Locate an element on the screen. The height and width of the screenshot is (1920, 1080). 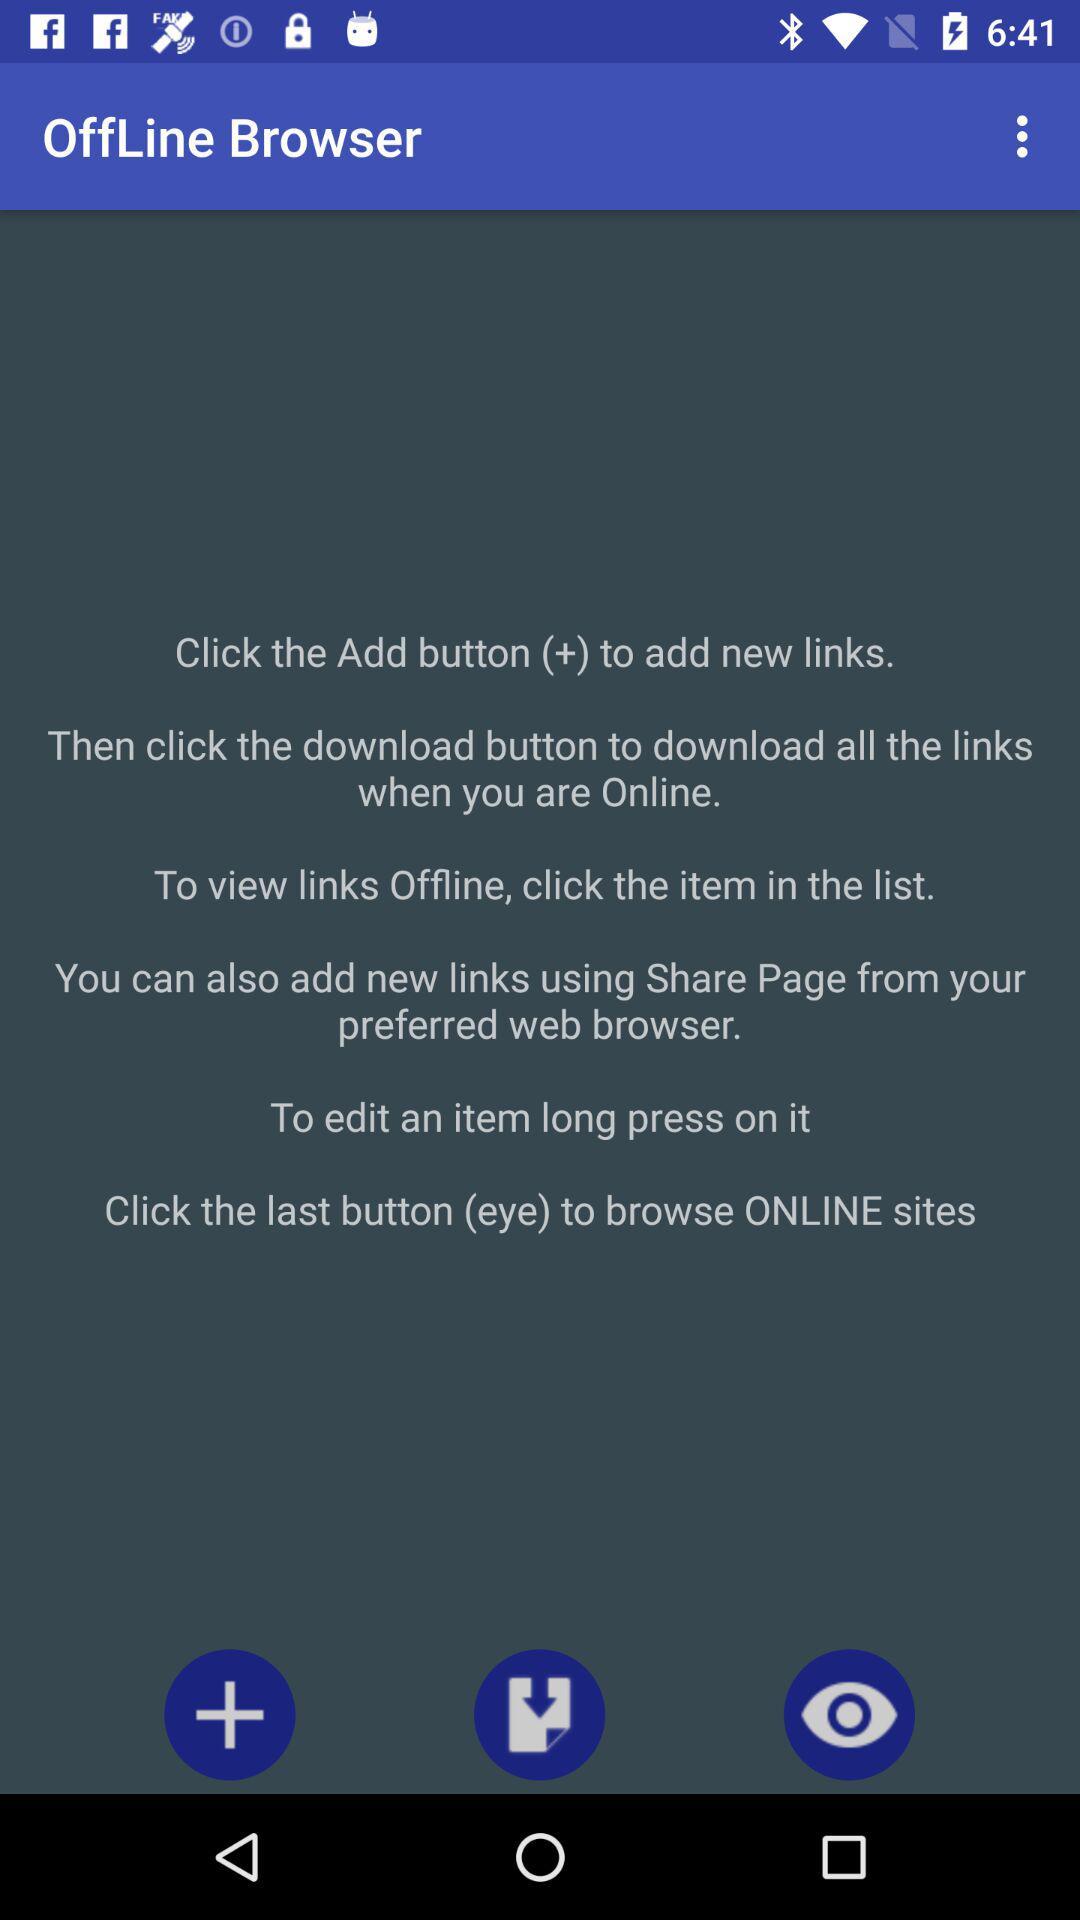
the file_download icon is located at coordinates (538, 1713).